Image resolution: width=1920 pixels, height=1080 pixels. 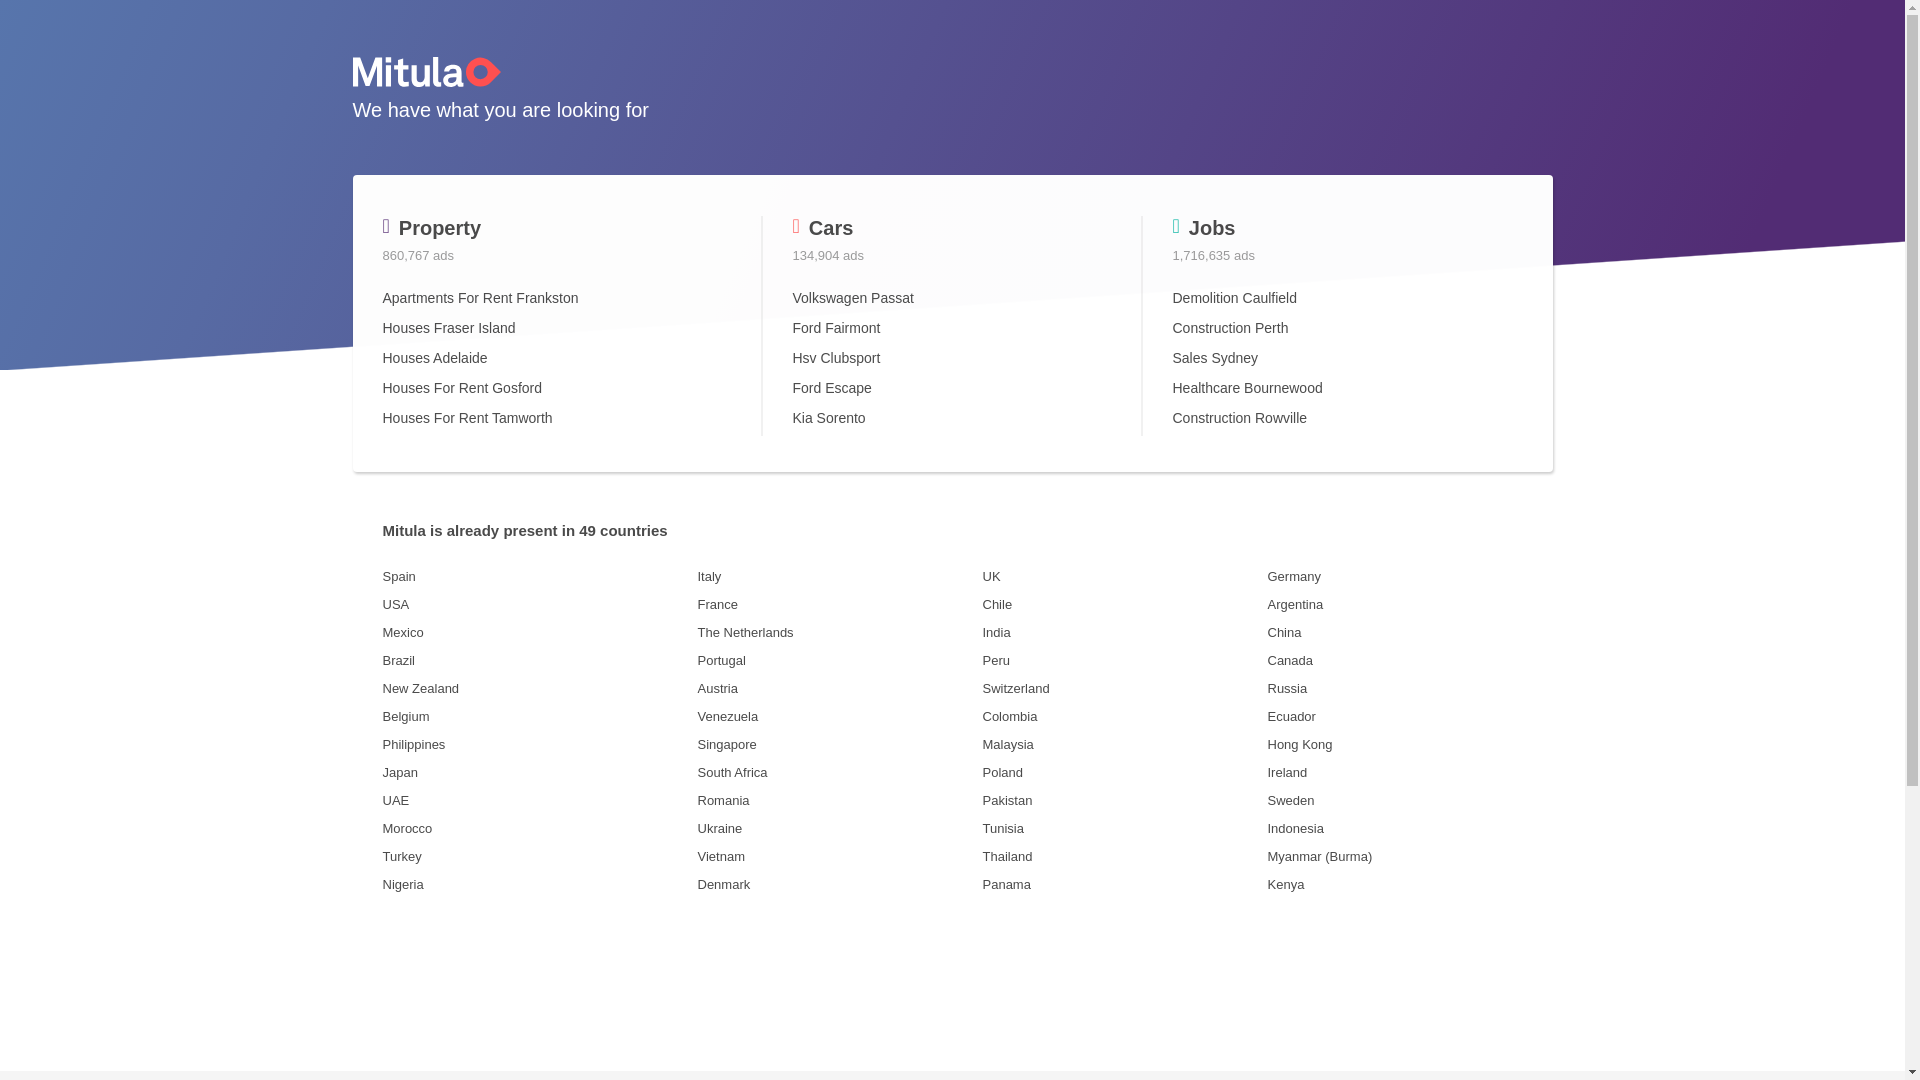 What do you see at coordinates (1124, 632) in the screenshot?
I see `'India'` at bounding box center [1124, 632].